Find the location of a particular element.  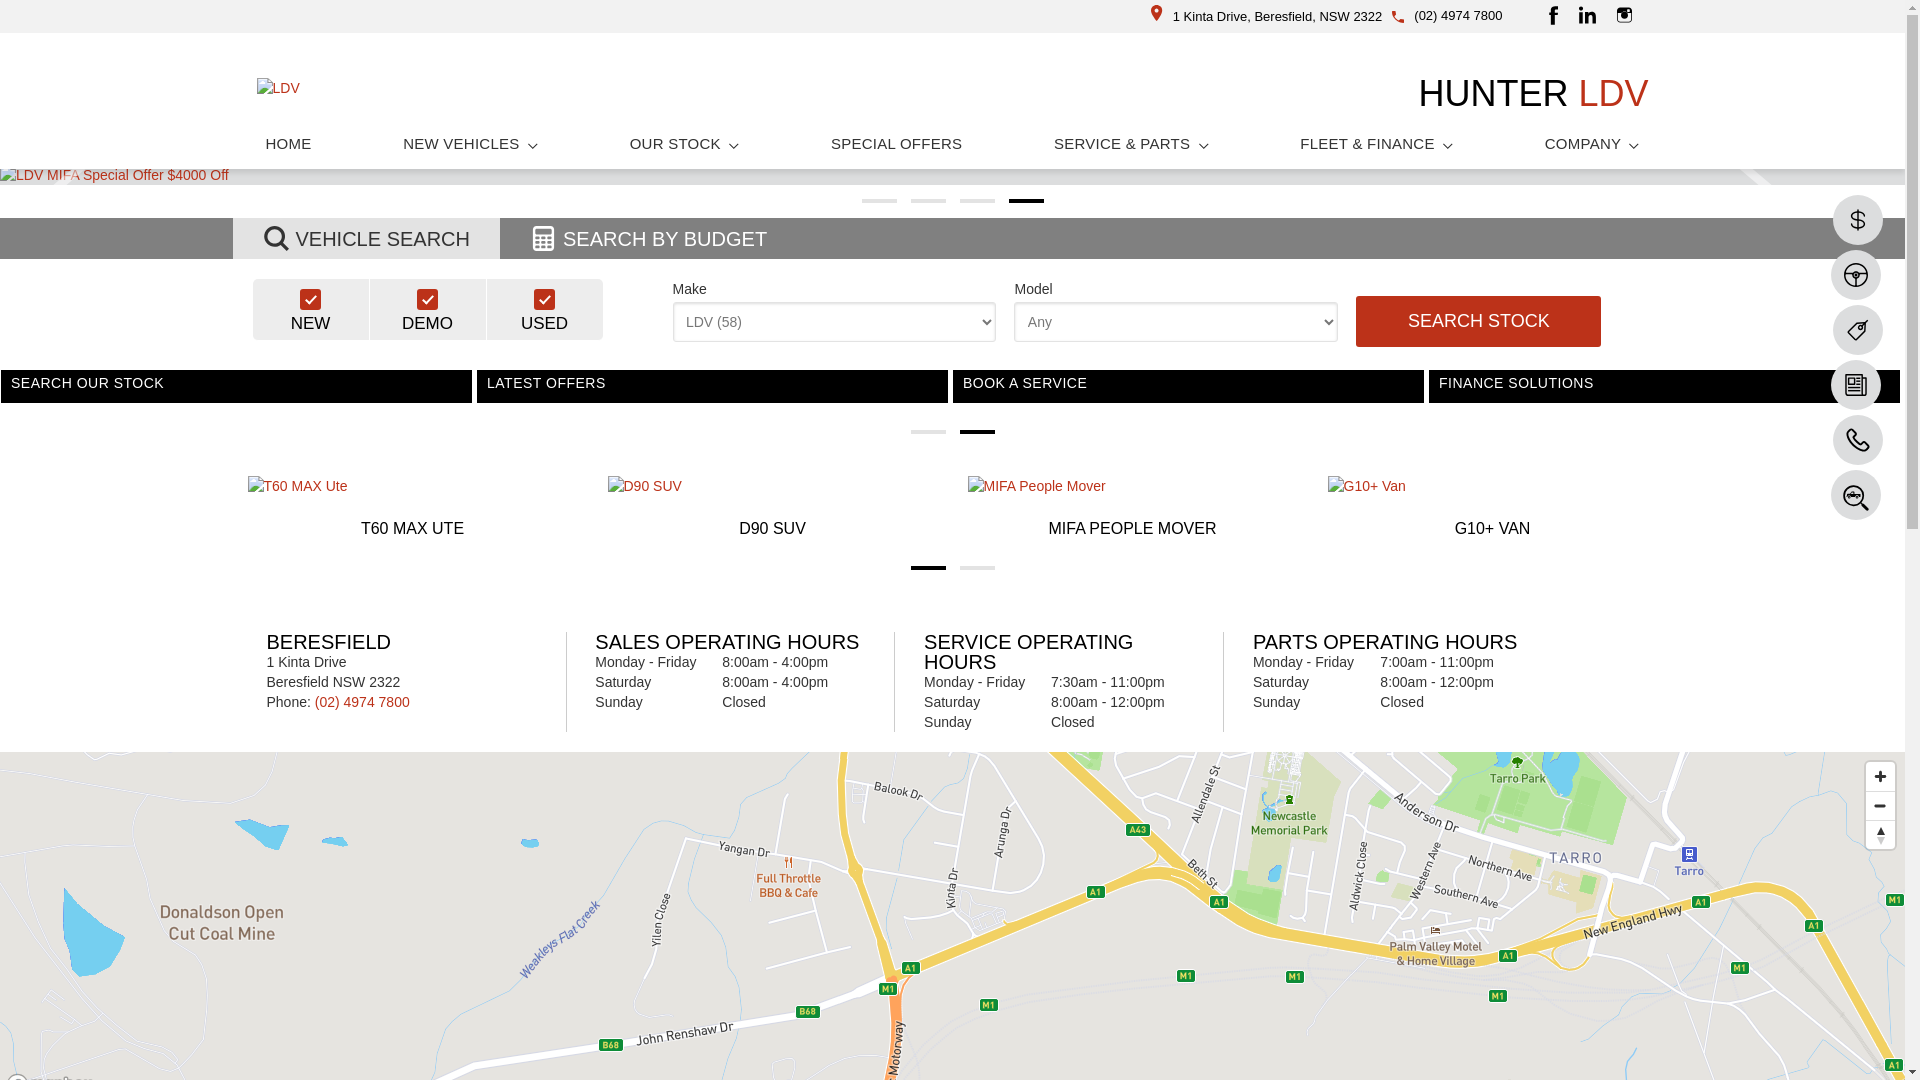

'HOME' is located at coordinates (287, 142).